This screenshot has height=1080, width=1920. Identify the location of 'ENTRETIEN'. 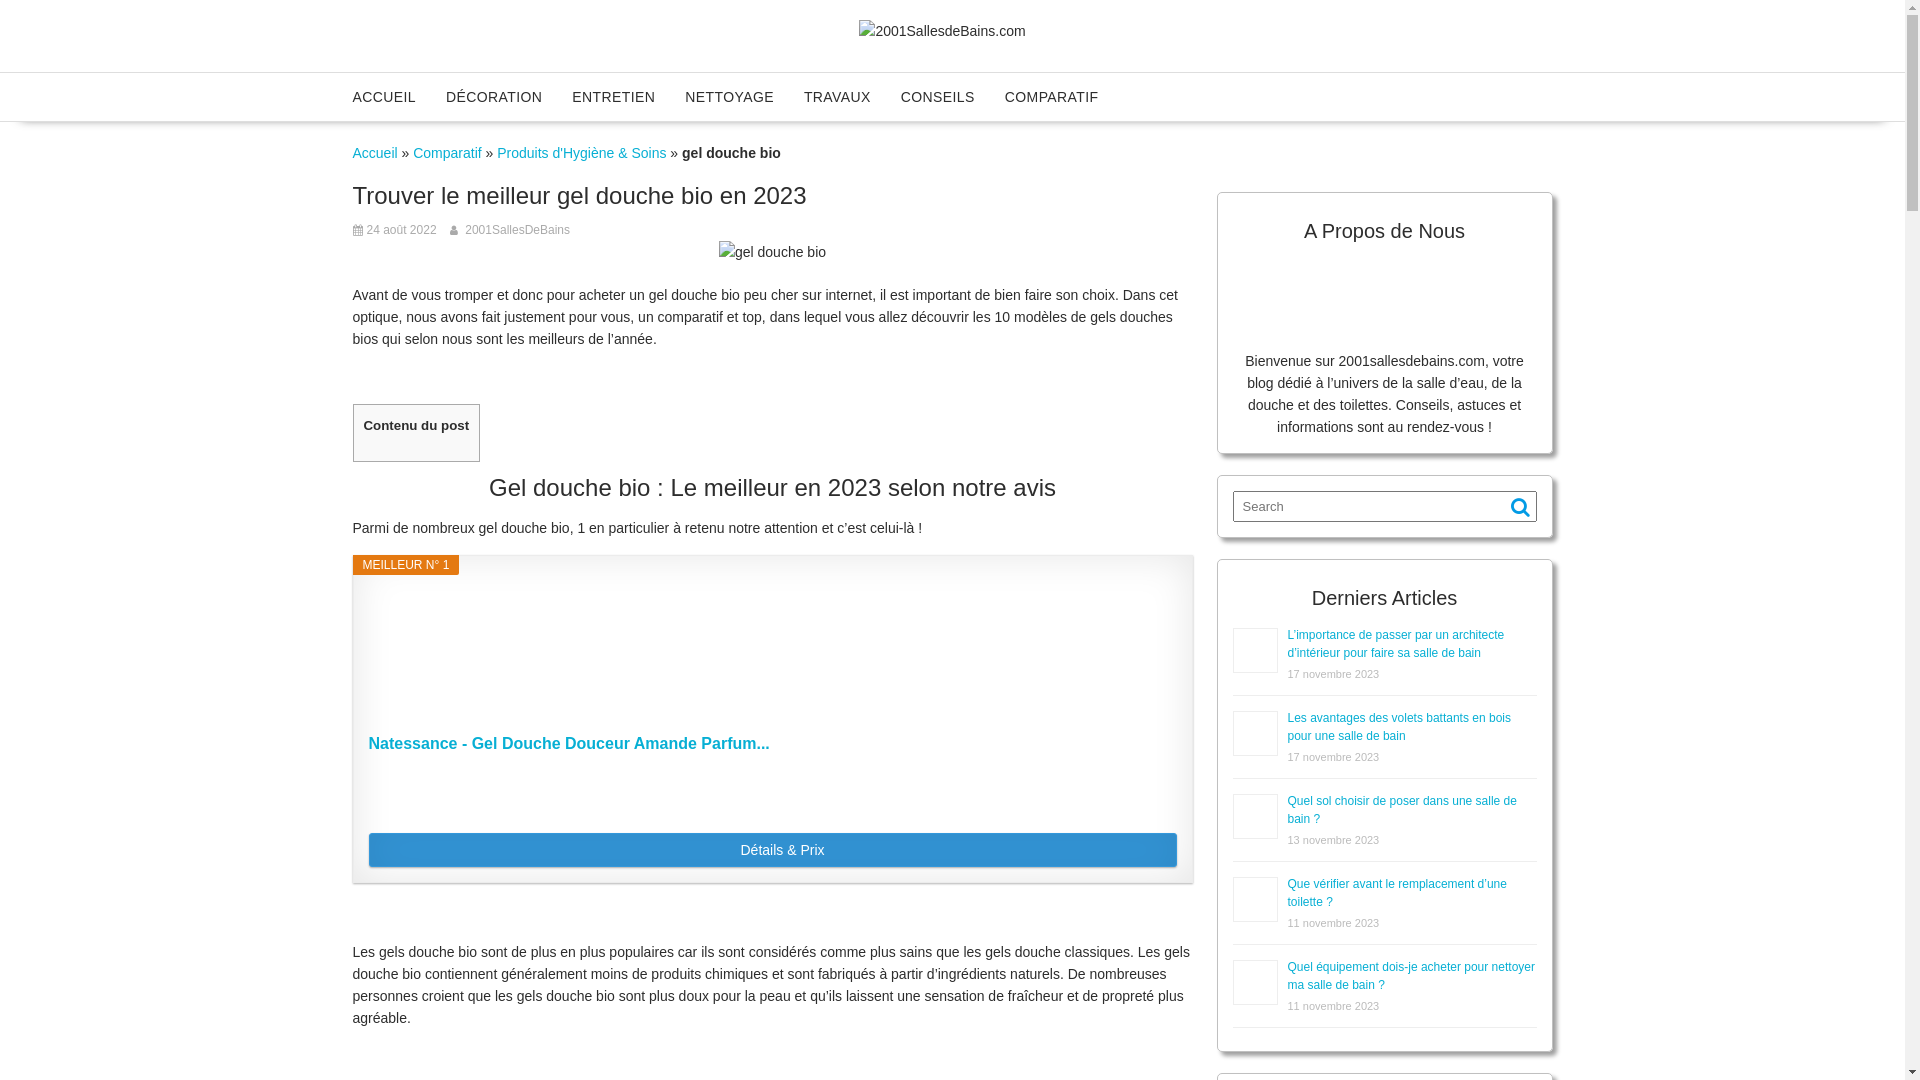
(612, 96).